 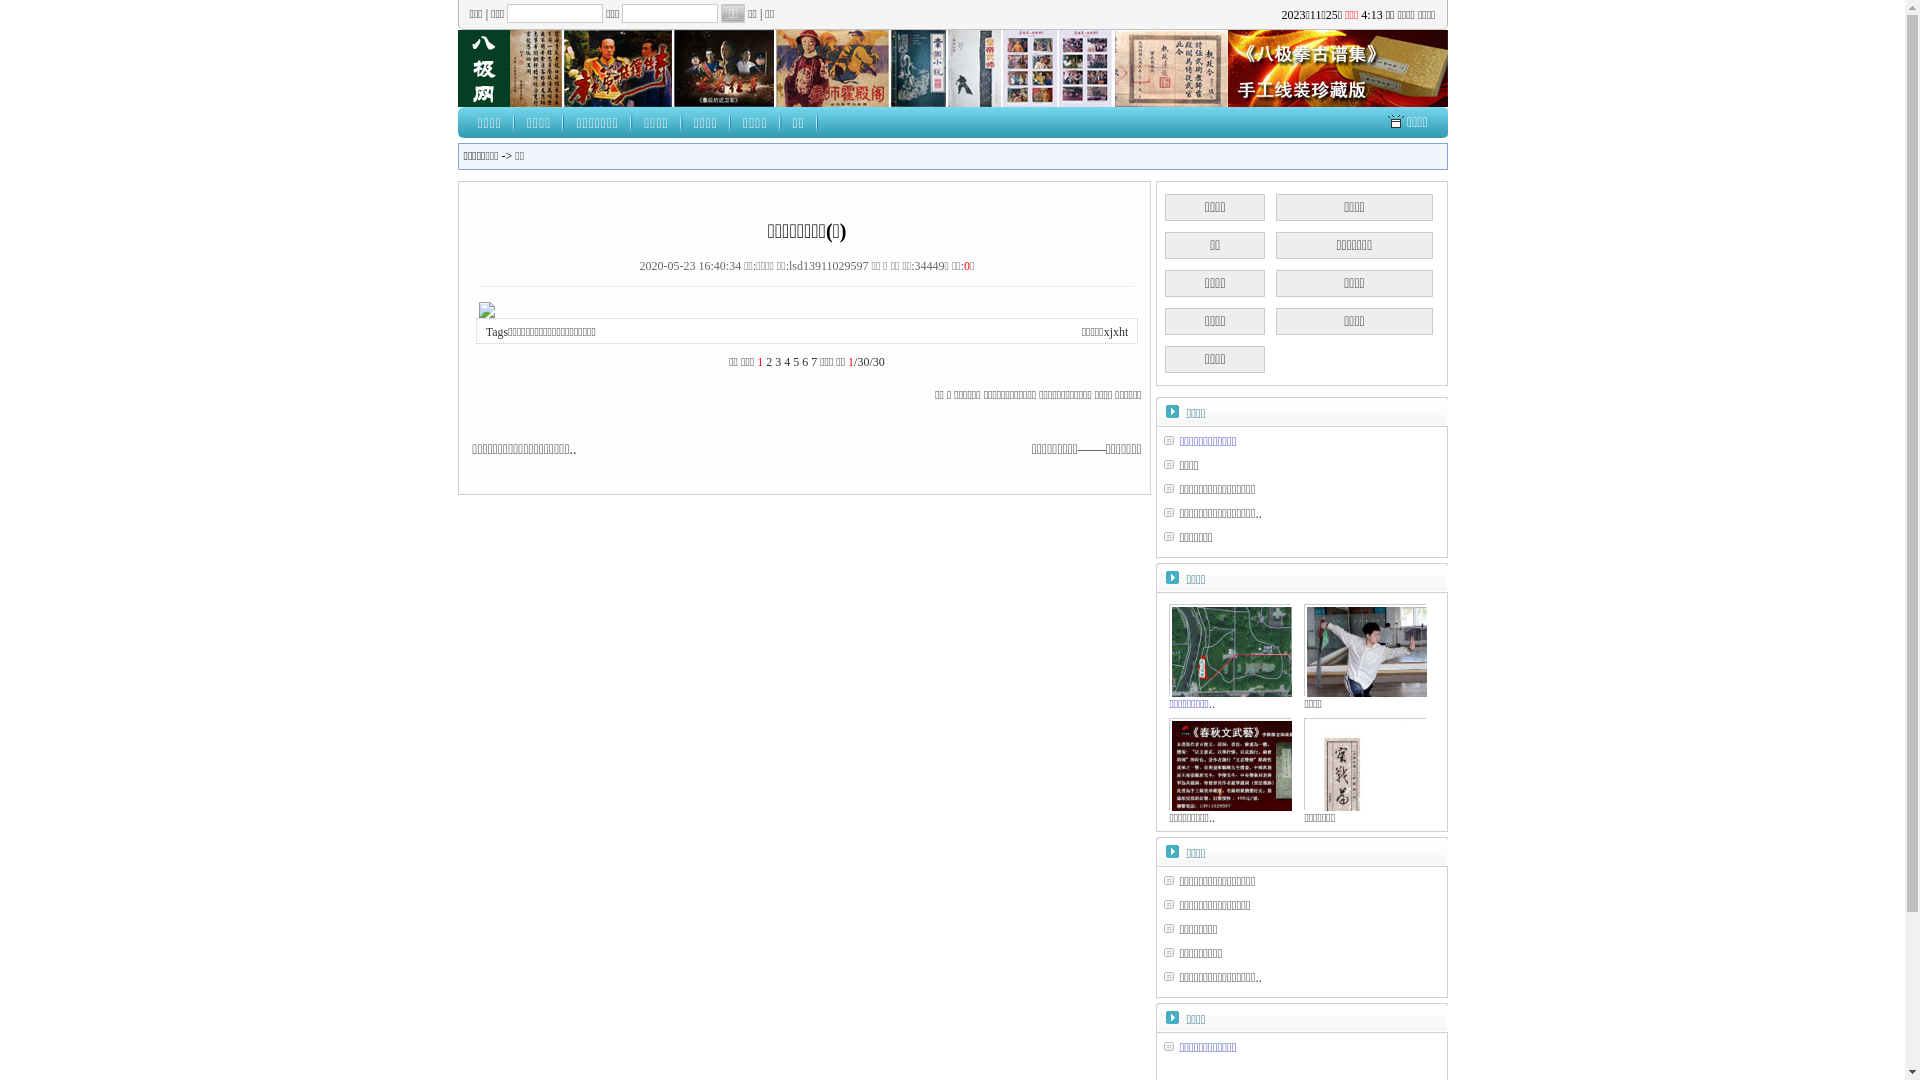 I want to click on 'xjxht', so click(x=1115, y=330).